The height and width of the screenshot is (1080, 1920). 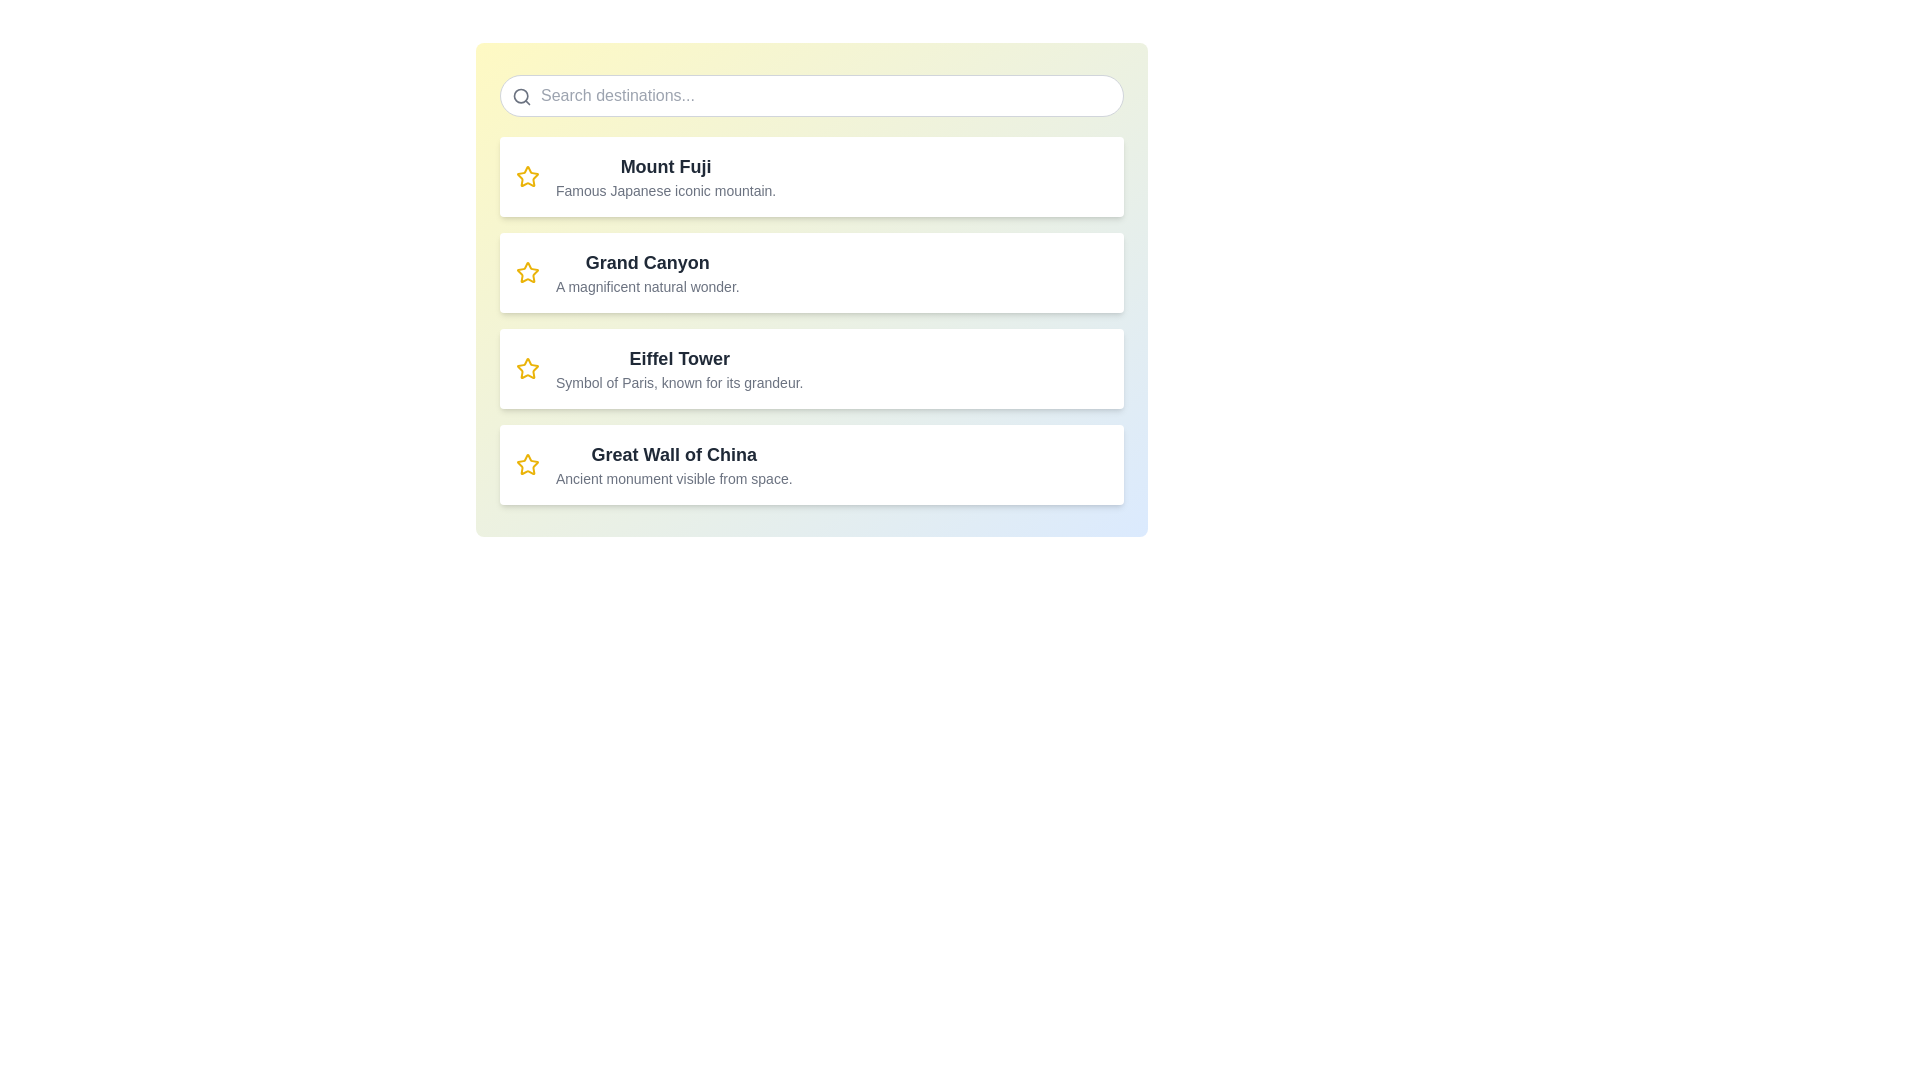 What do you see at coordinates (666, 165) in the screenshot?
I see `the title text element located at the top of the first card item in the list of destinations` at bounding box center [666, 165].